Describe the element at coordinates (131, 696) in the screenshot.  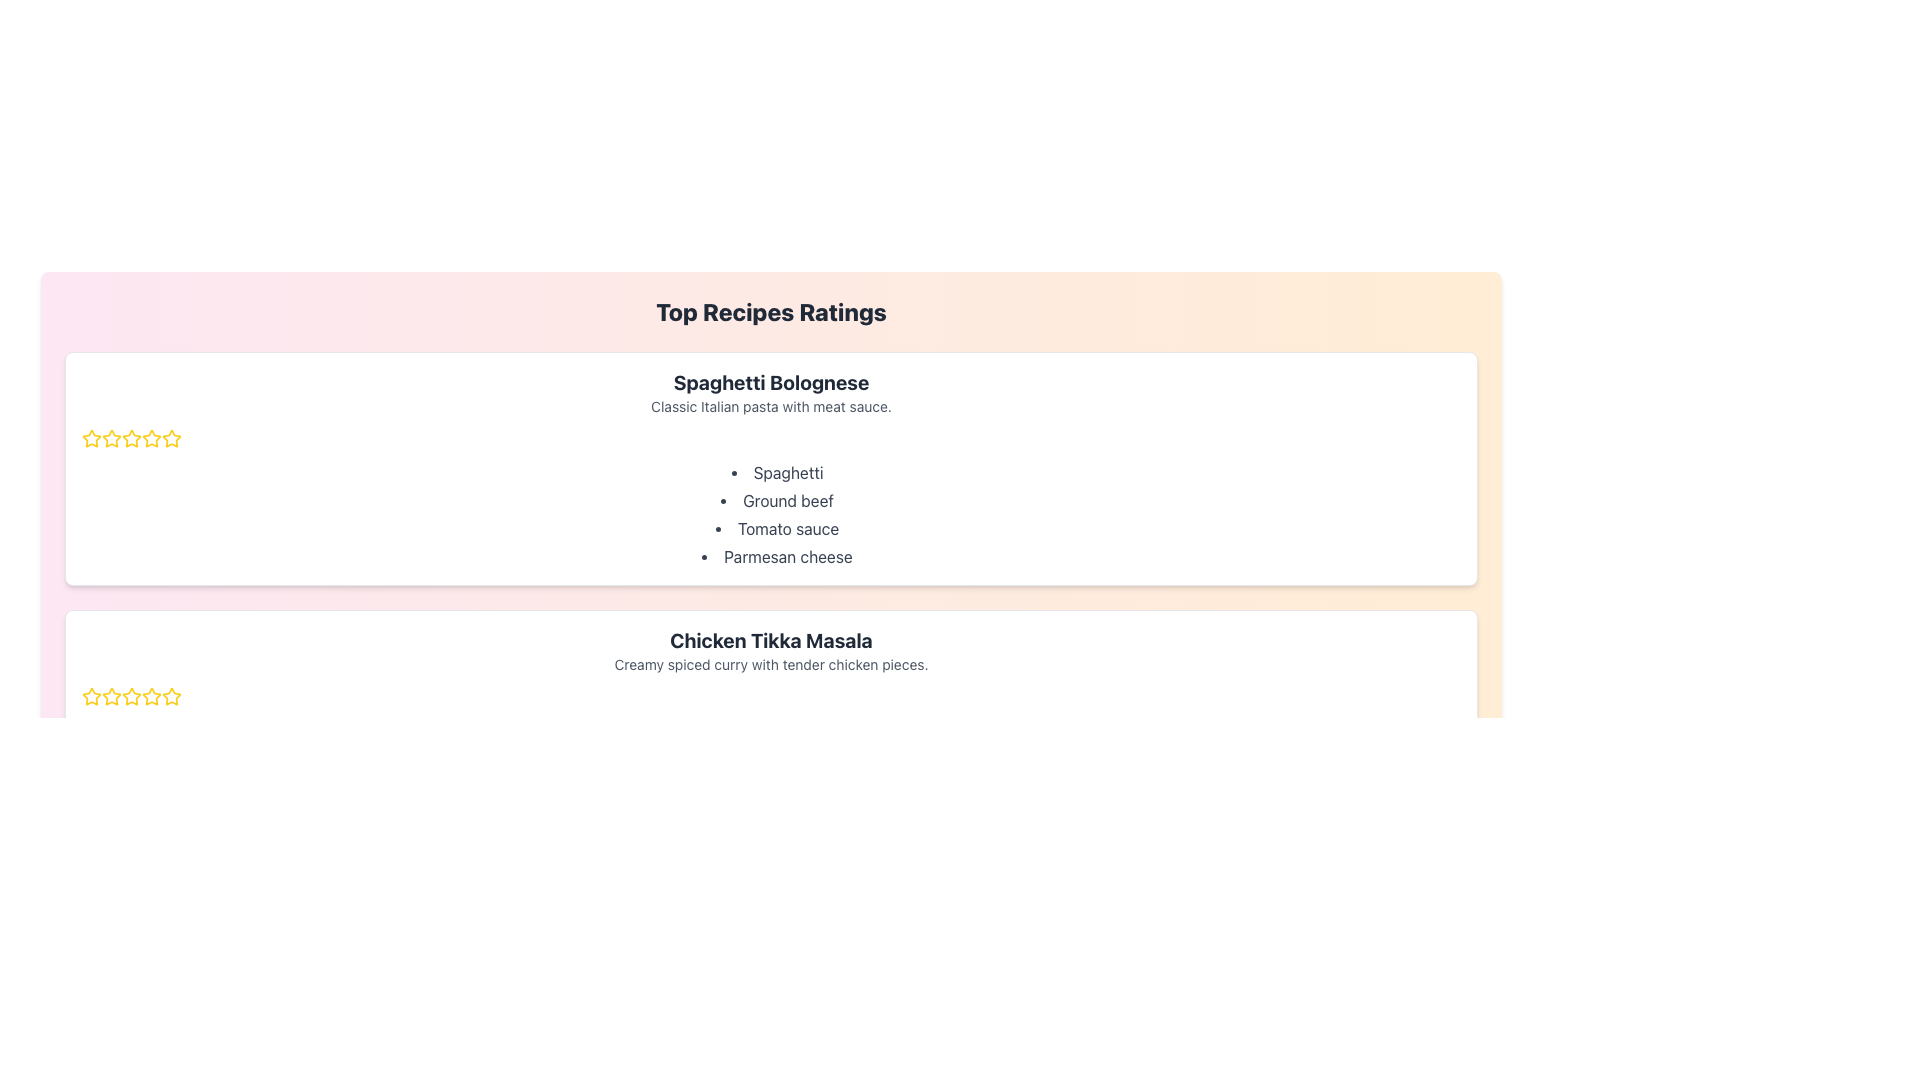
I see `the fourth star icon in the rating component under the title 'Chicken Tikka Masala' to rate it` at that location.